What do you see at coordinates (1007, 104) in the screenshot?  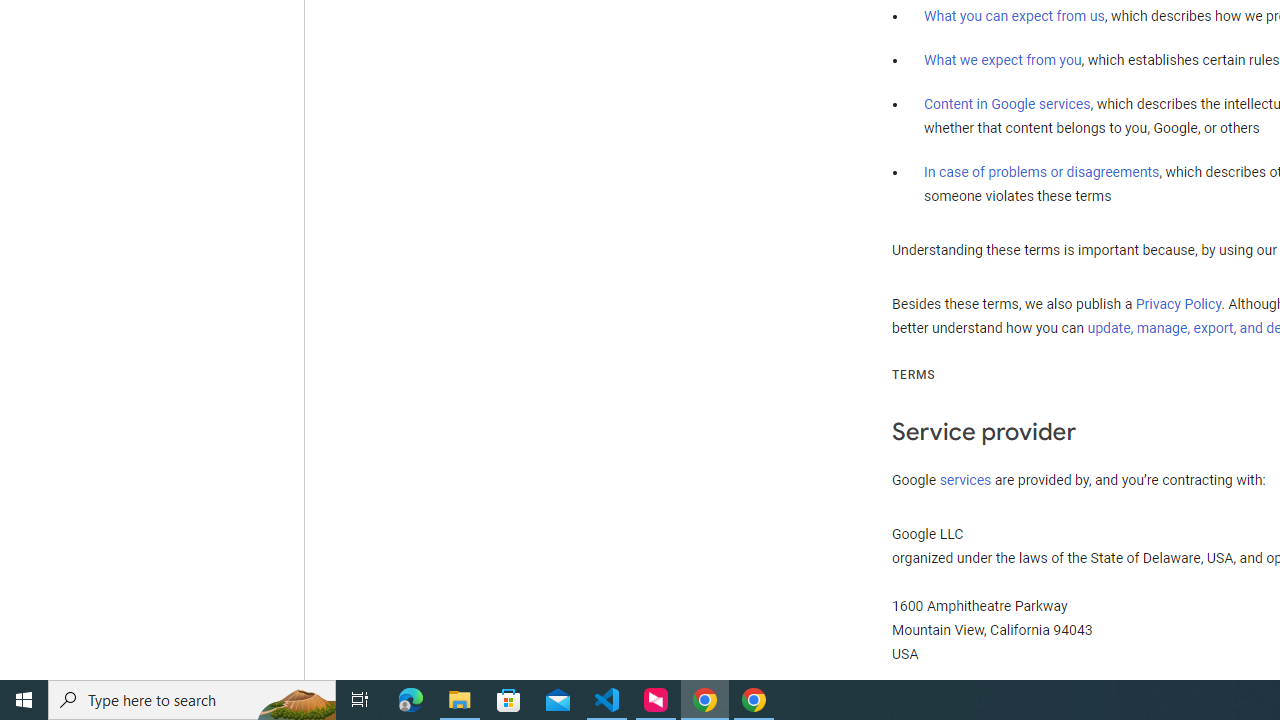 I see `'Content in Google services'` at bounding box center [1007, 104].